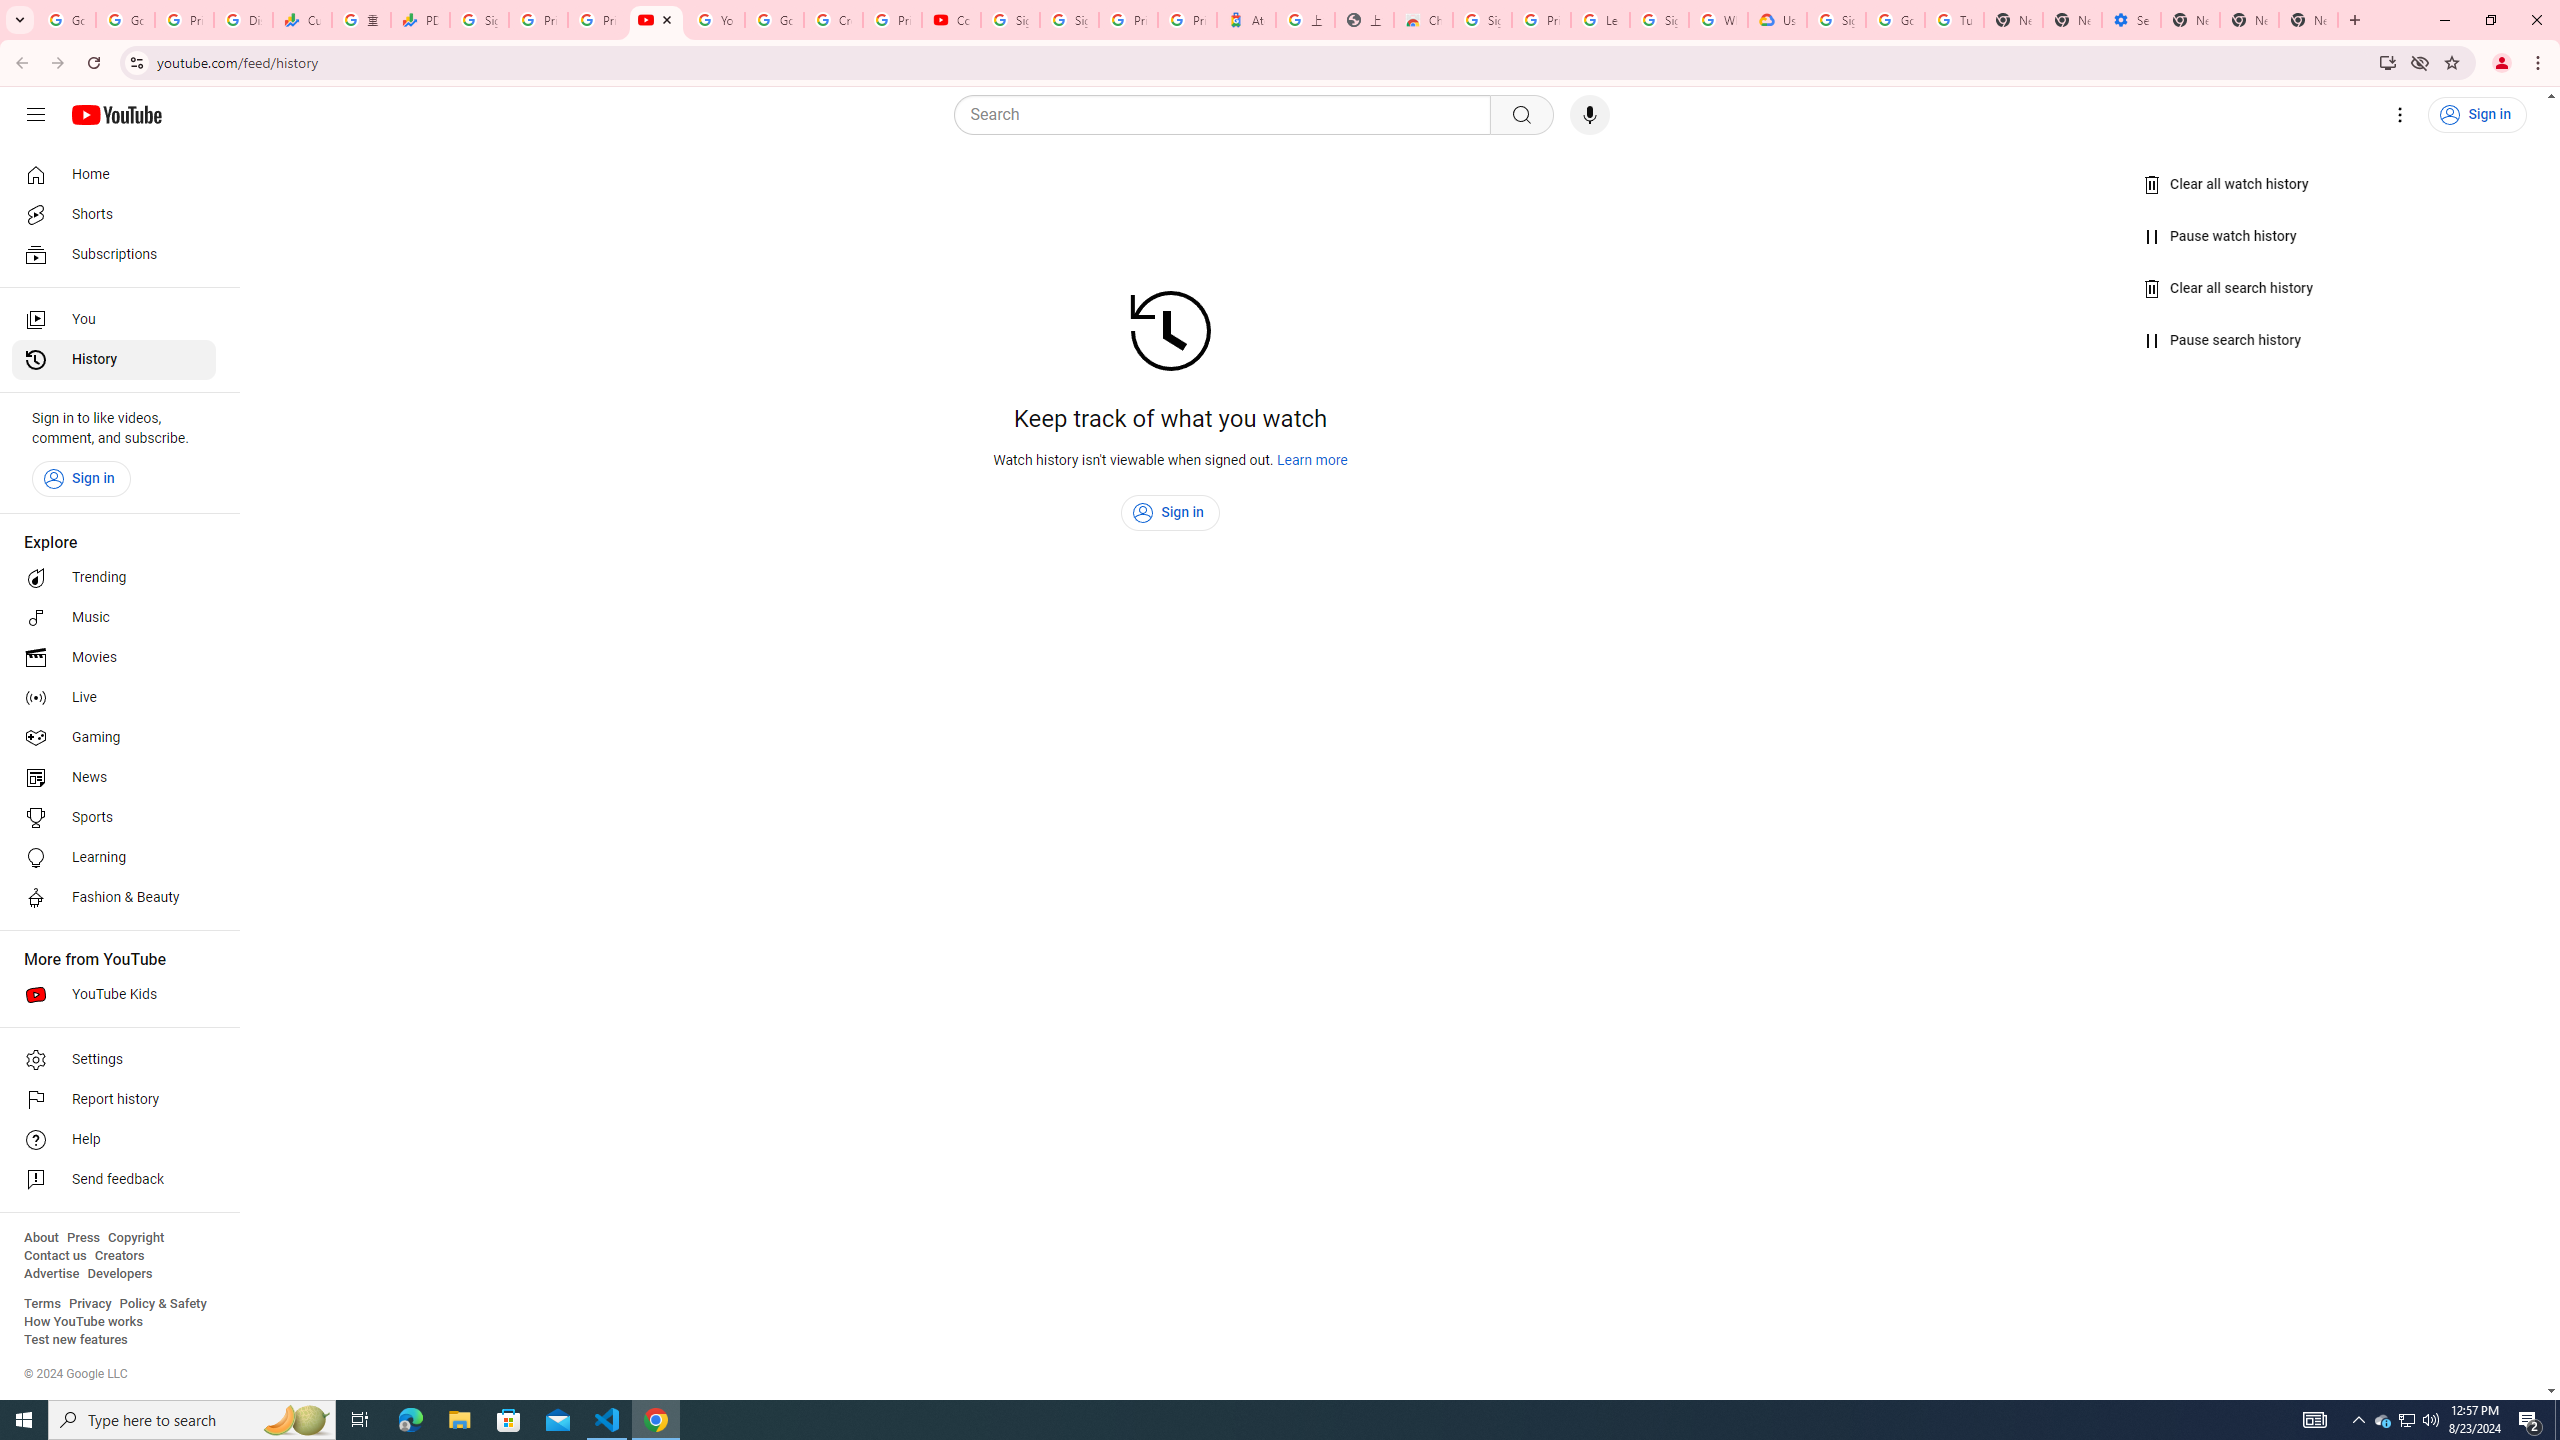 This screenshot has height=1440, width=2560. What do you see at coordinates (2308, 19) in the screenshot?
I see `'New Tab'` at bounding box center [2308, 19].